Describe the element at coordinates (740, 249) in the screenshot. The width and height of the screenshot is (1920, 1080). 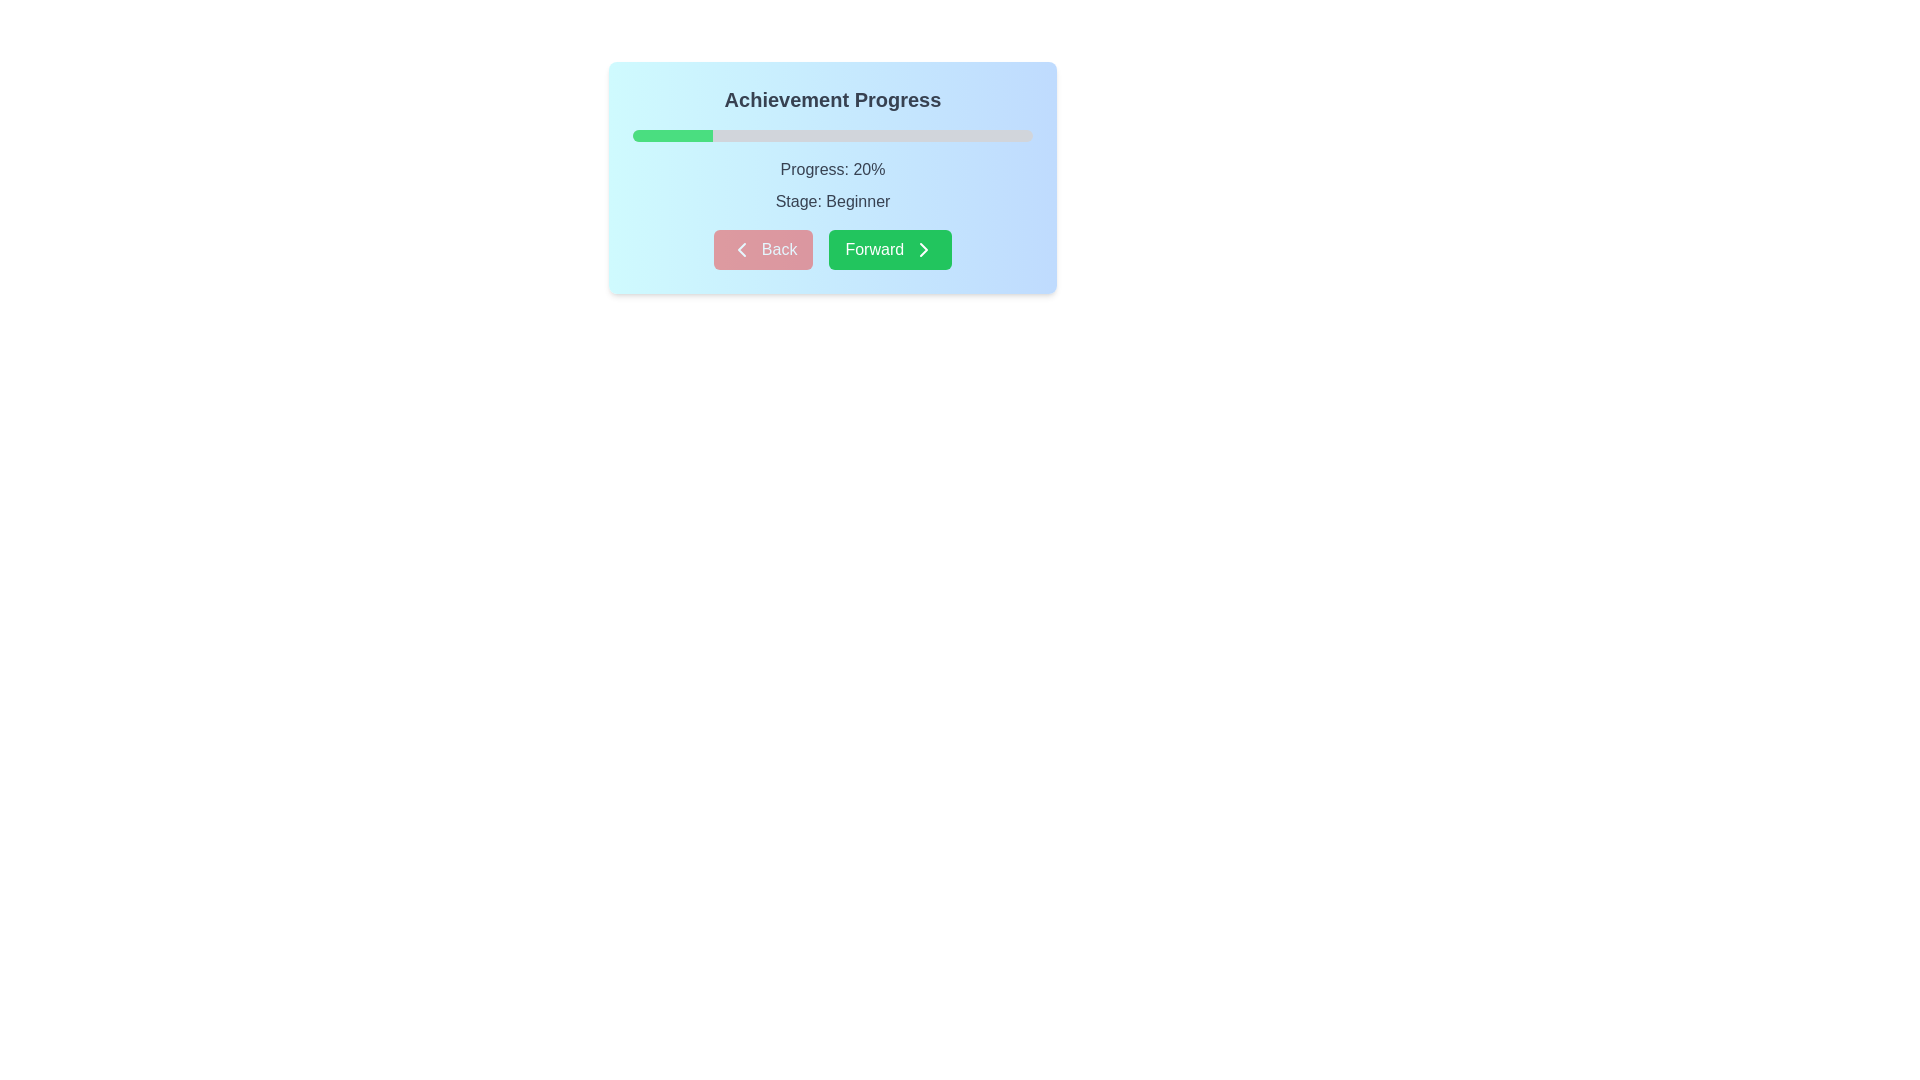
I see `the 'Back' button, which features a left-pointing chevron icon within a red circular button and is located inside a pink rectangular button labeled 'Back'` at that location.